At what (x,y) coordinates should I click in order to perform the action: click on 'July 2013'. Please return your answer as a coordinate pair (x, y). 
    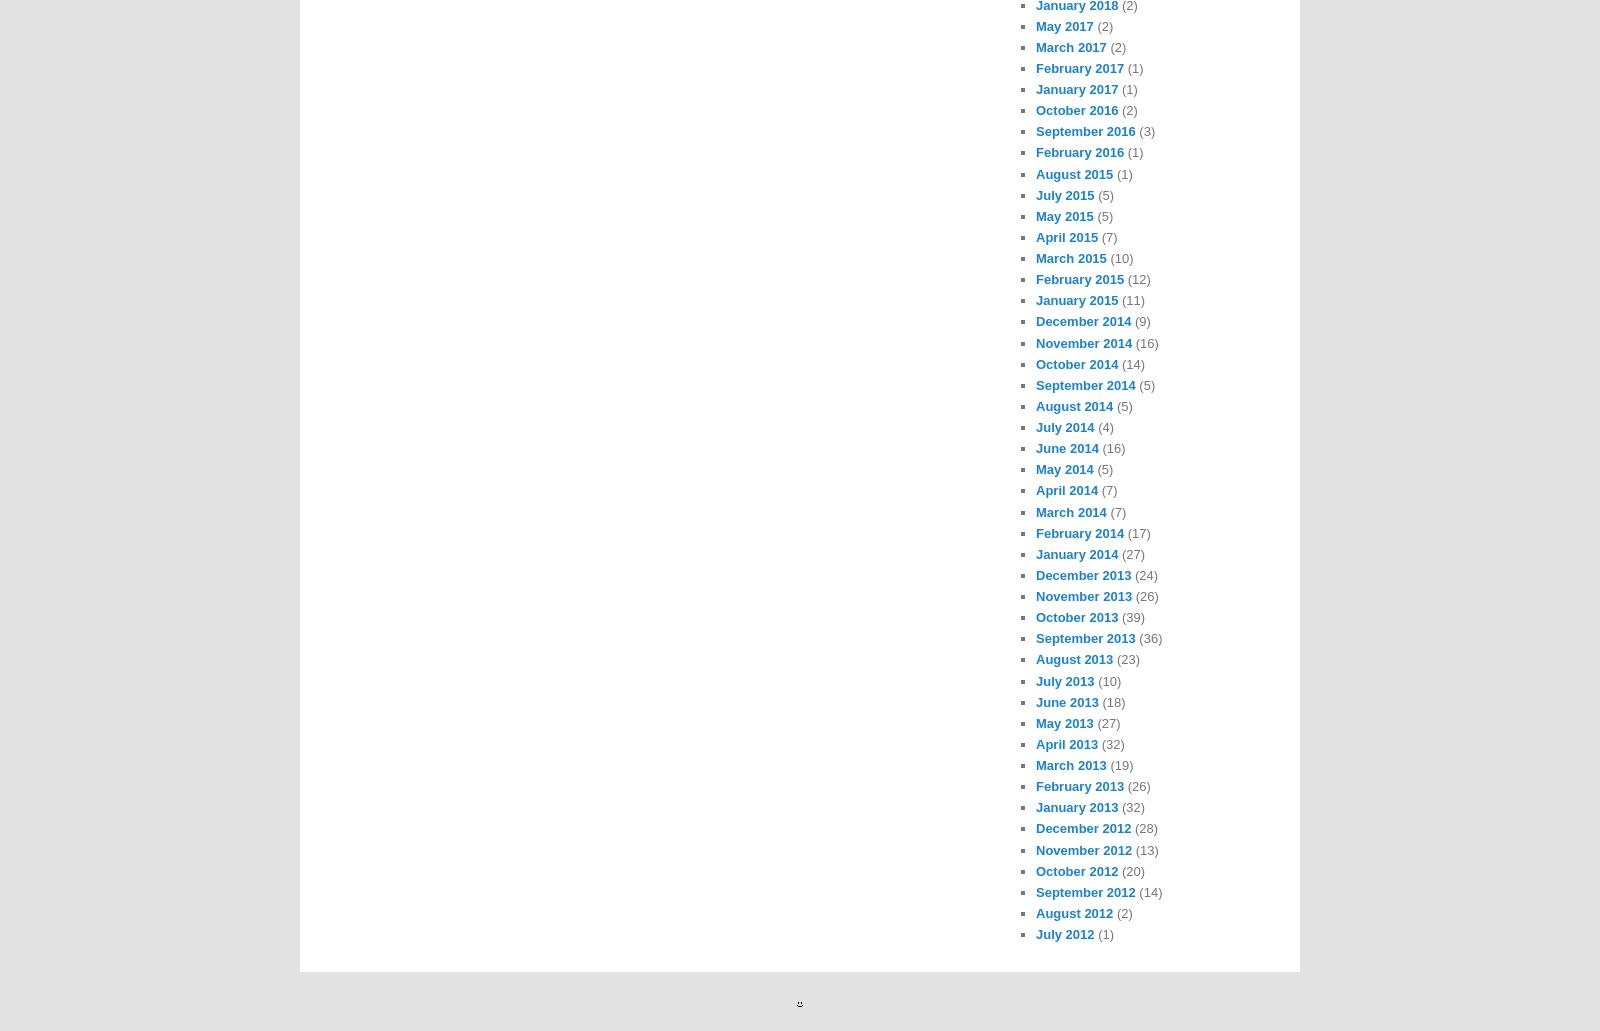
    Looking at the image, I should click on (1064, 680).